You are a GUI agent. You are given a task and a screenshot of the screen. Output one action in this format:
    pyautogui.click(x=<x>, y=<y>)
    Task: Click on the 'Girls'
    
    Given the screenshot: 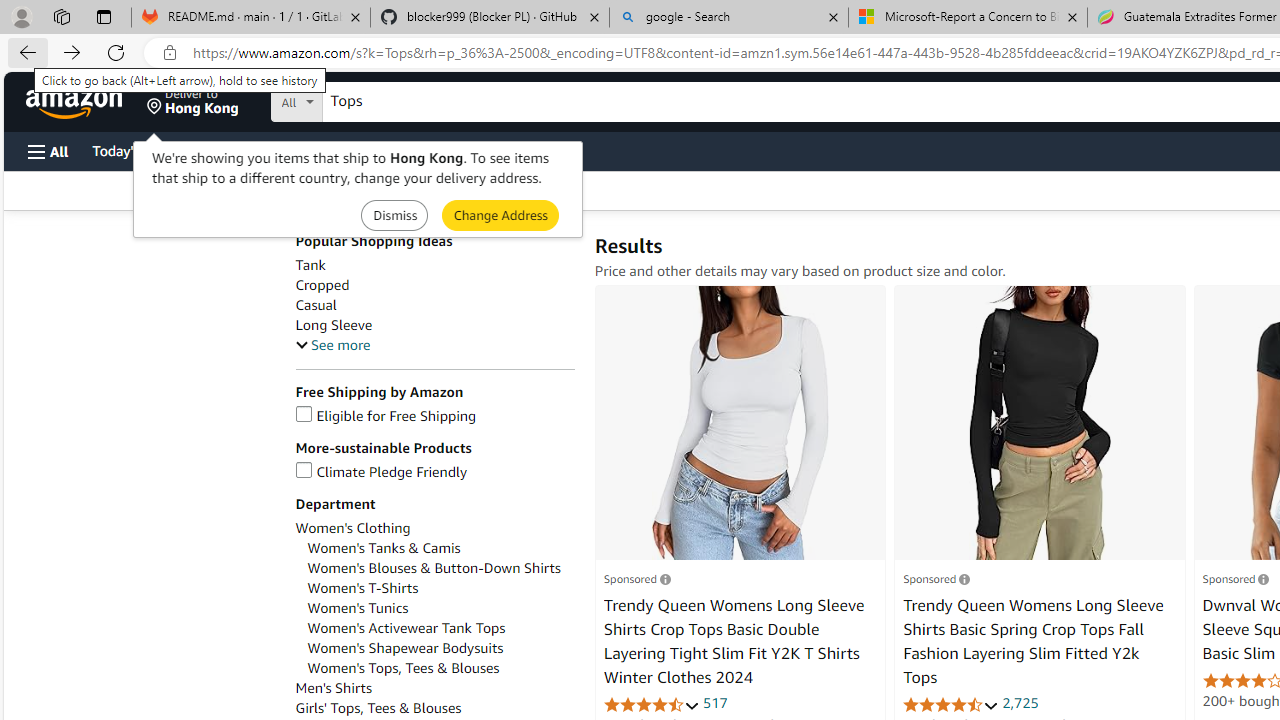 What is the action you would take?
    pyautogui.click(x=433, y=707)
    